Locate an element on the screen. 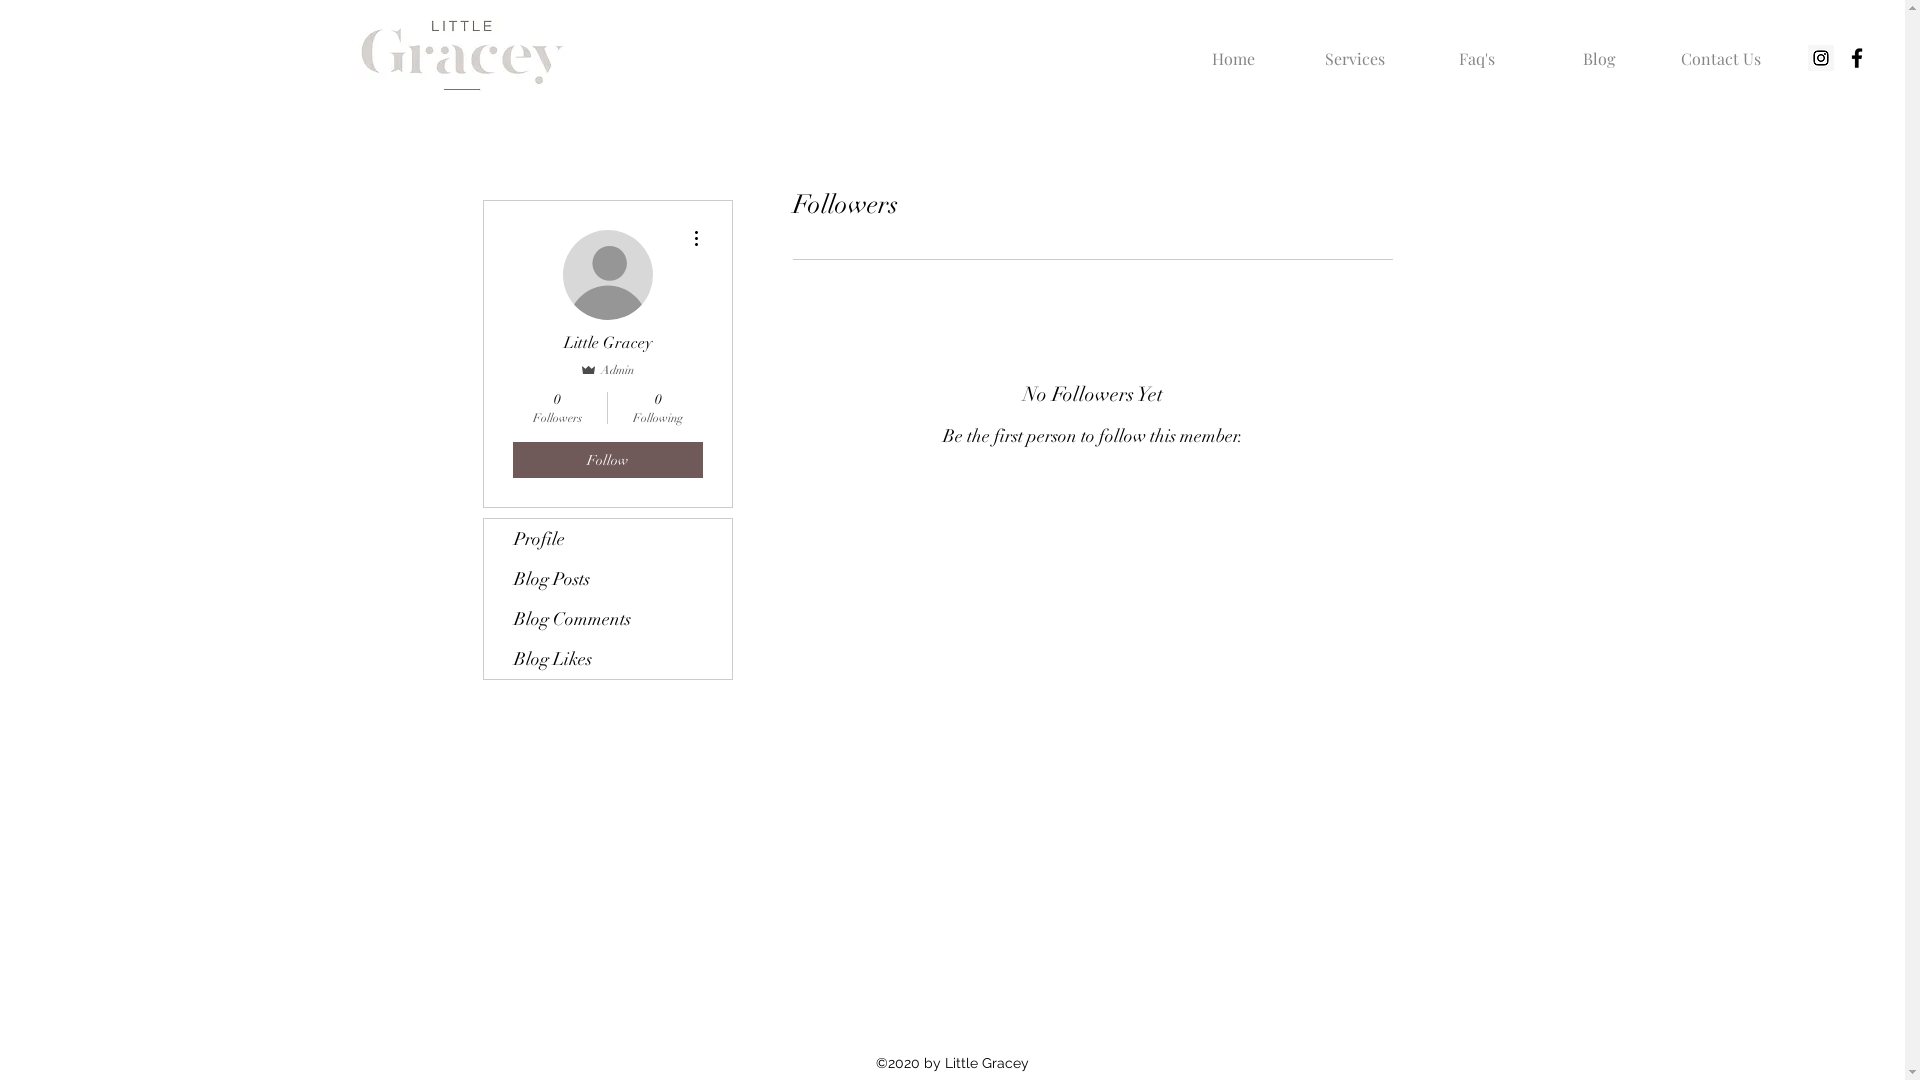 The height and width of the screenshot is (1080, 1920). 'Services' is located at coordinates (1294, 49).